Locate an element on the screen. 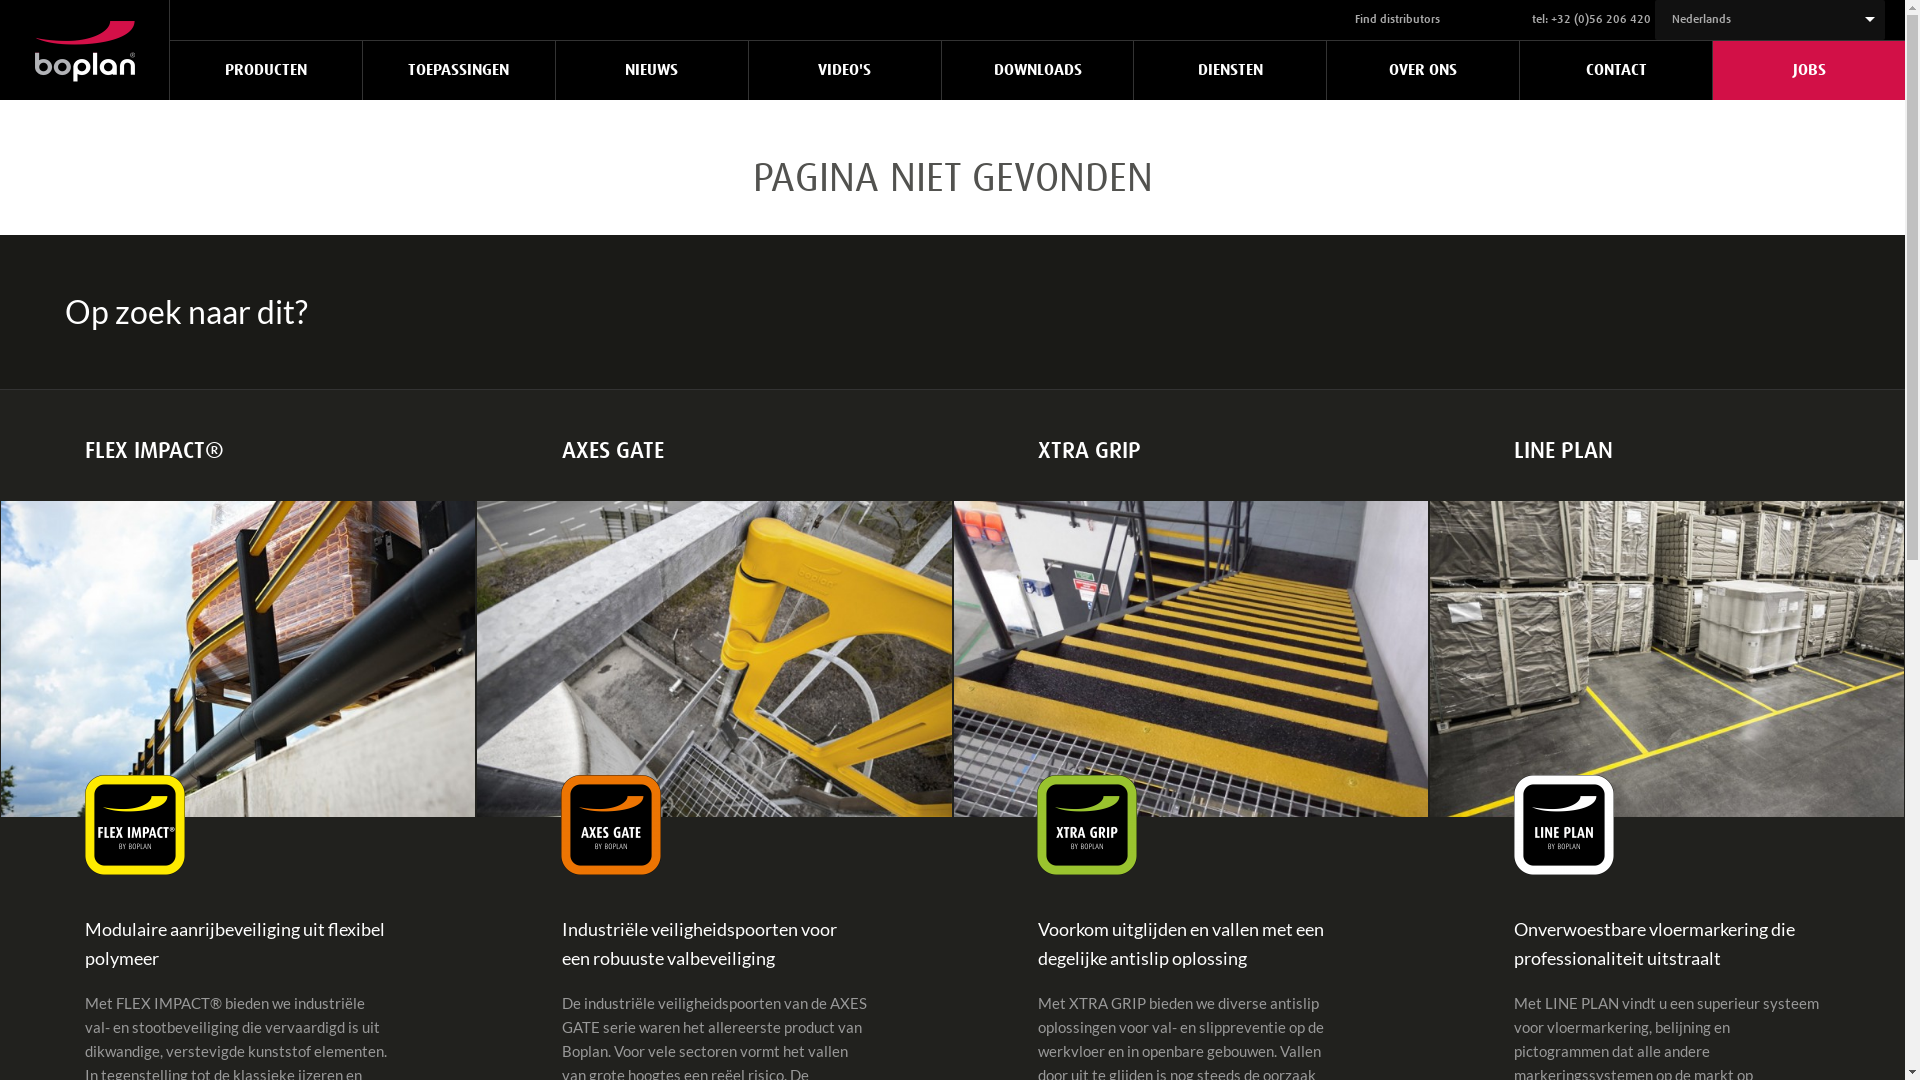  'Line Plan logo by Boplan' is located at coordinates (1563, 825).